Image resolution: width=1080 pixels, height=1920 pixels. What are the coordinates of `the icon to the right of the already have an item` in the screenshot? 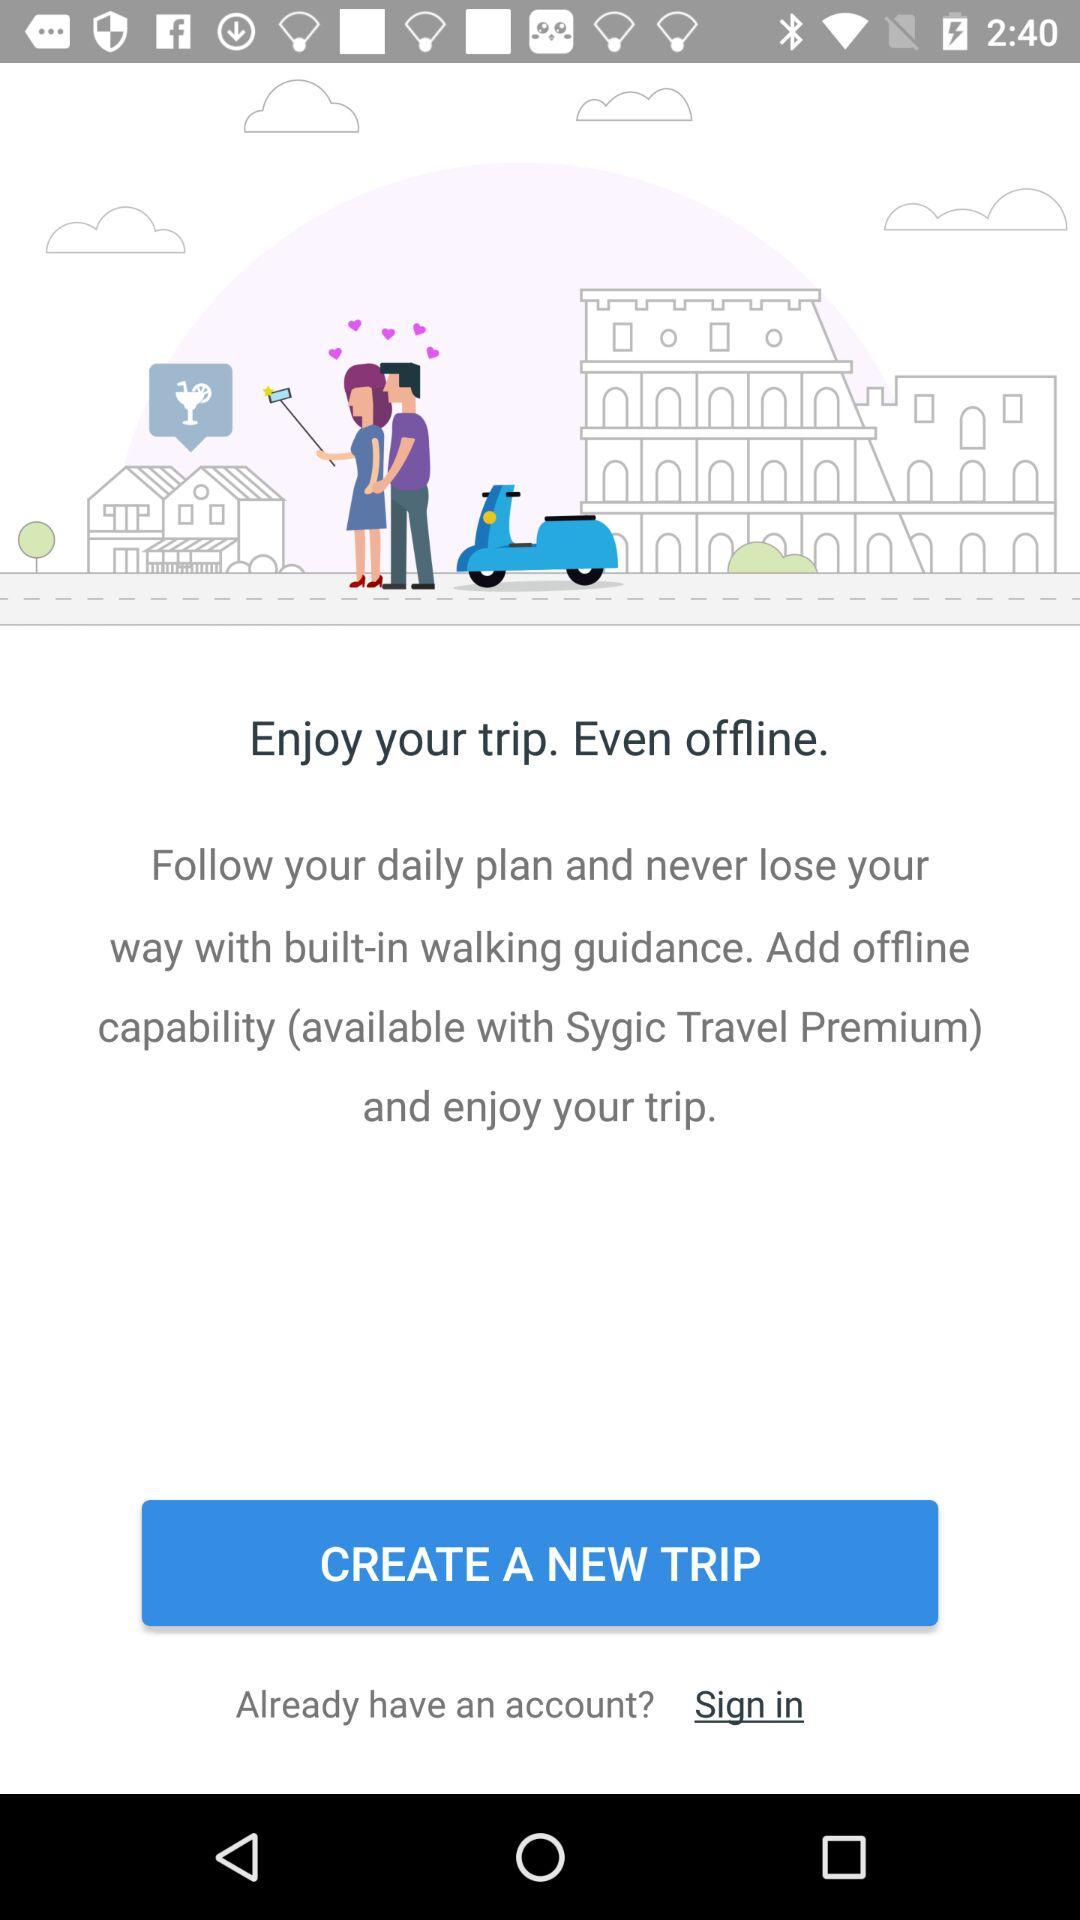 It's located at (749, 1702).